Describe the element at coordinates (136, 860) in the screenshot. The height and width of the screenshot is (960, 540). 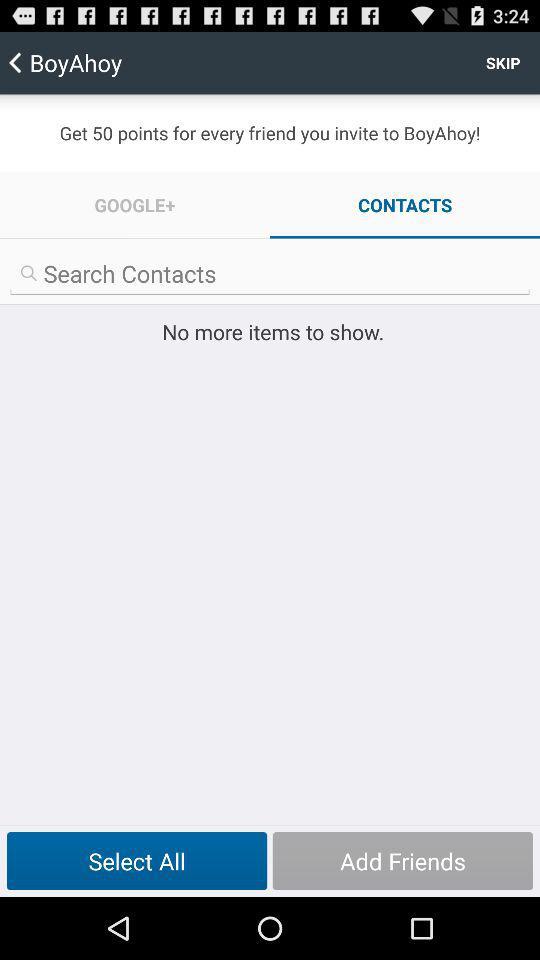
I see `item to the left of the add friends item` at that location.